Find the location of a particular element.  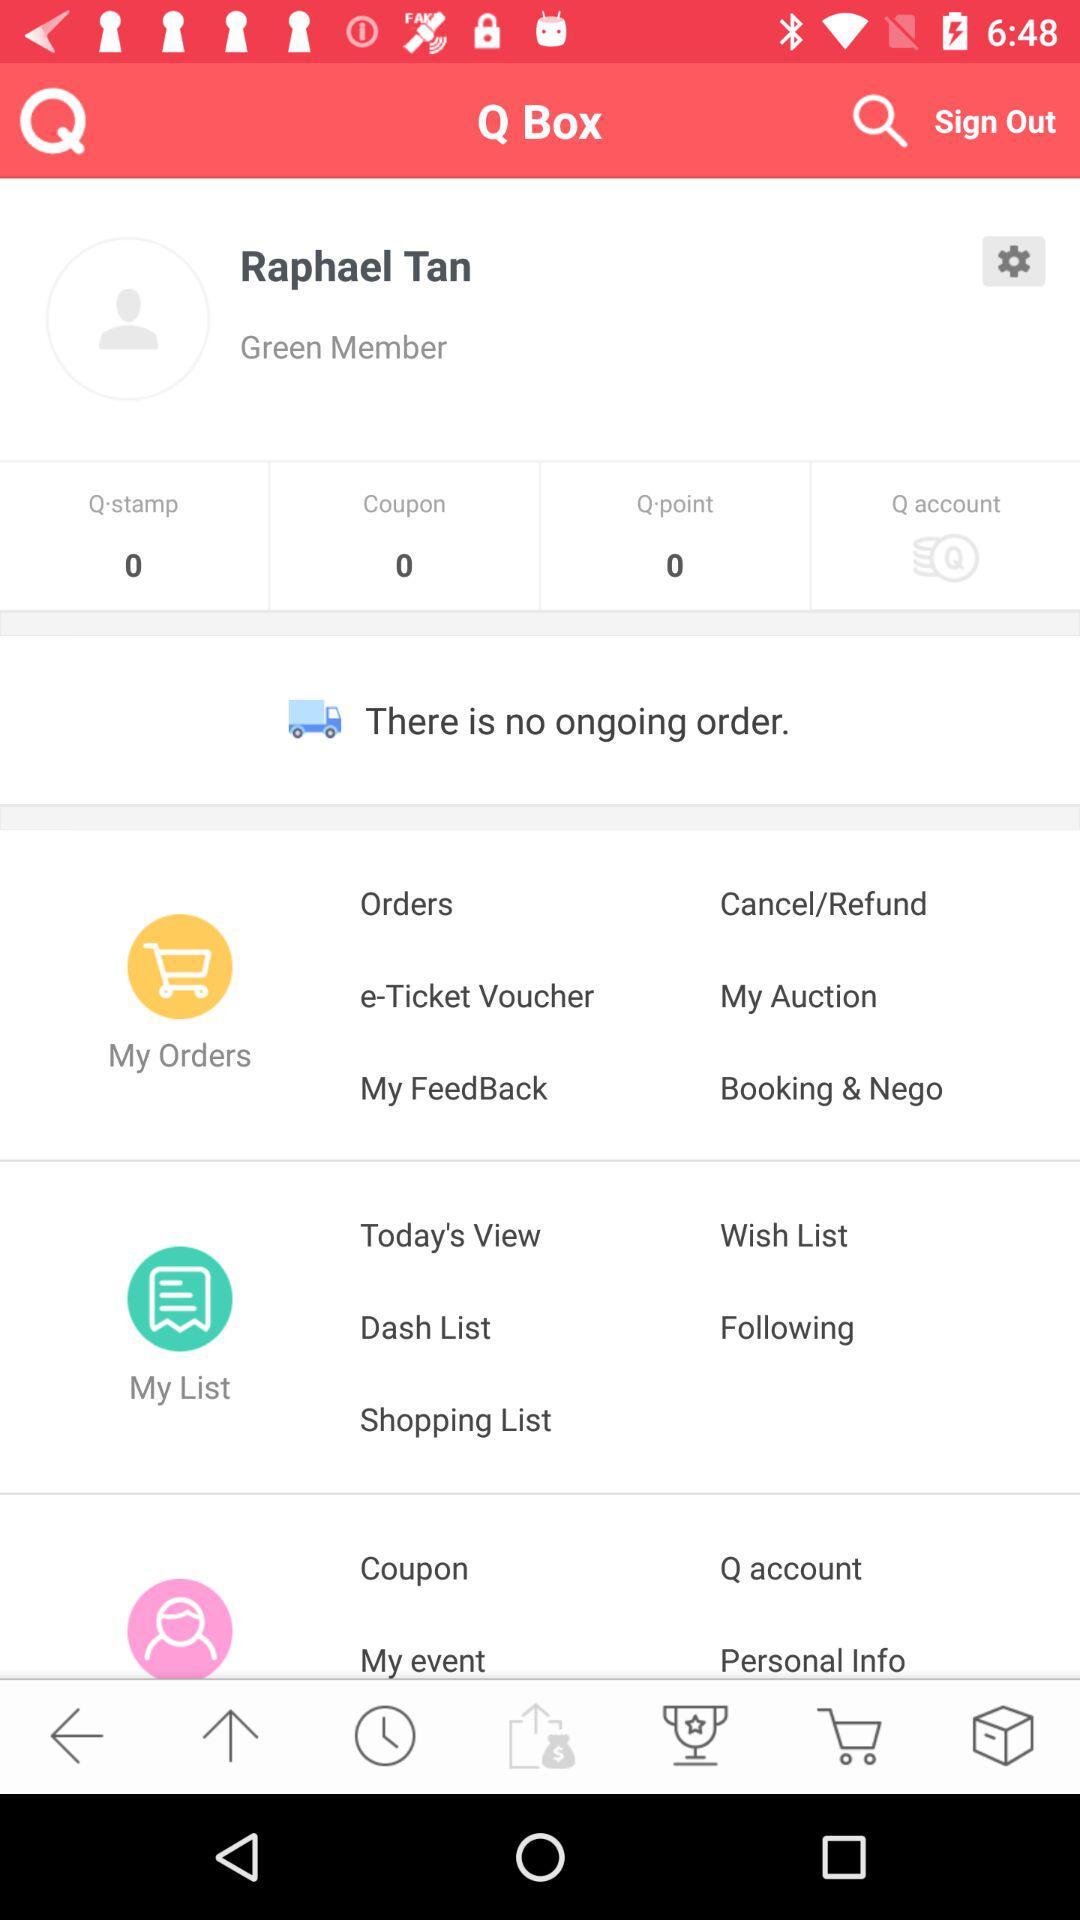

open shopping cart is located at coordinates (848, 1734).